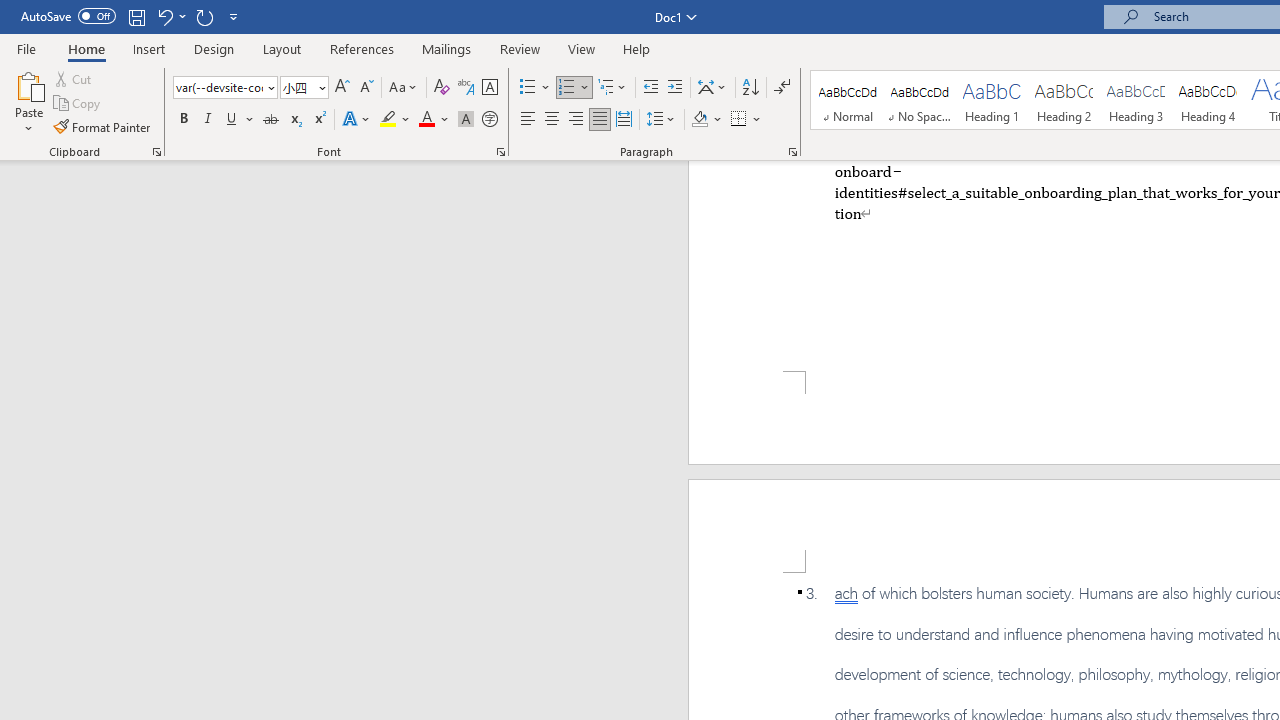  I want to click on 'Heading 4', so click(1207, 100).